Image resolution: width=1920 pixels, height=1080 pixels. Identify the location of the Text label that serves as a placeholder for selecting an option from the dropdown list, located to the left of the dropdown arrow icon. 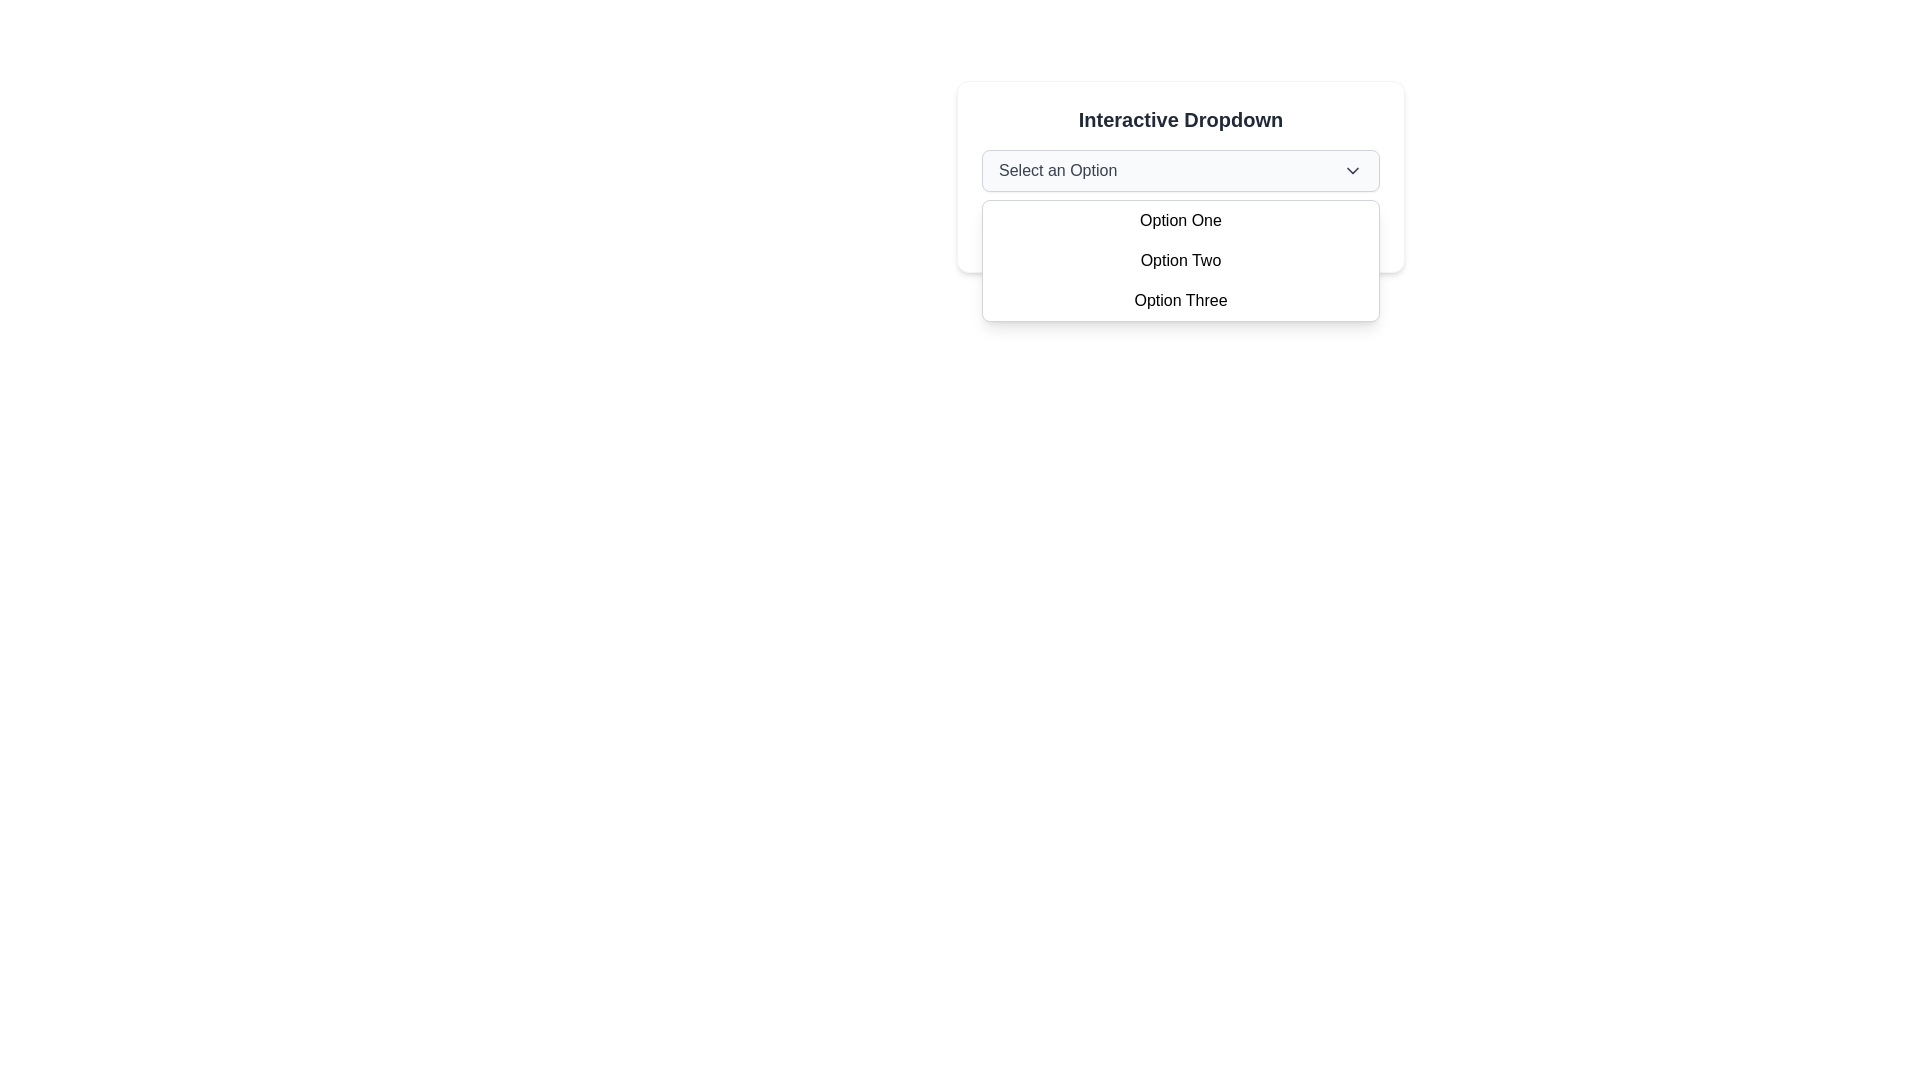
(1057, 169).